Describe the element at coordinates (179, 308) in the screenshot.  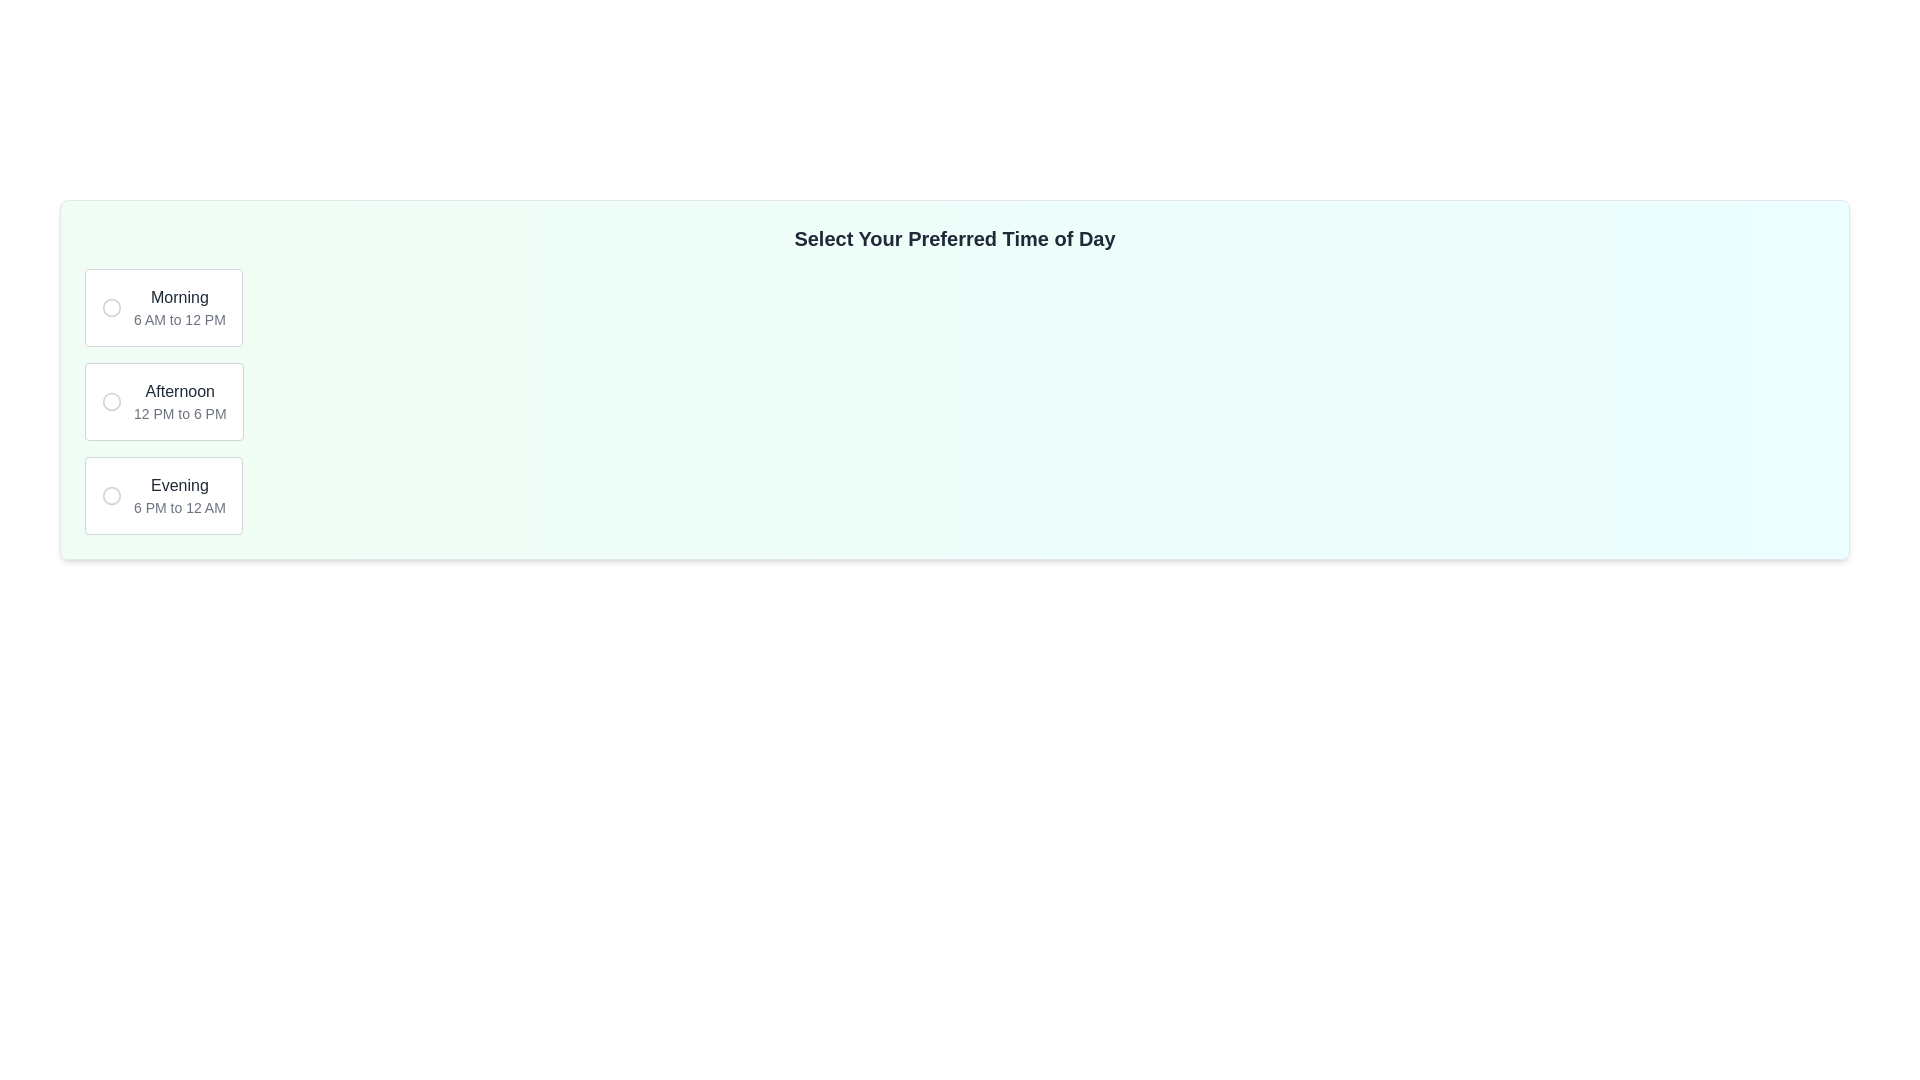
I see `the label that states 'Morning' and '6 AM to 12 PM', which is part of a selection group for time preferences` at that location.